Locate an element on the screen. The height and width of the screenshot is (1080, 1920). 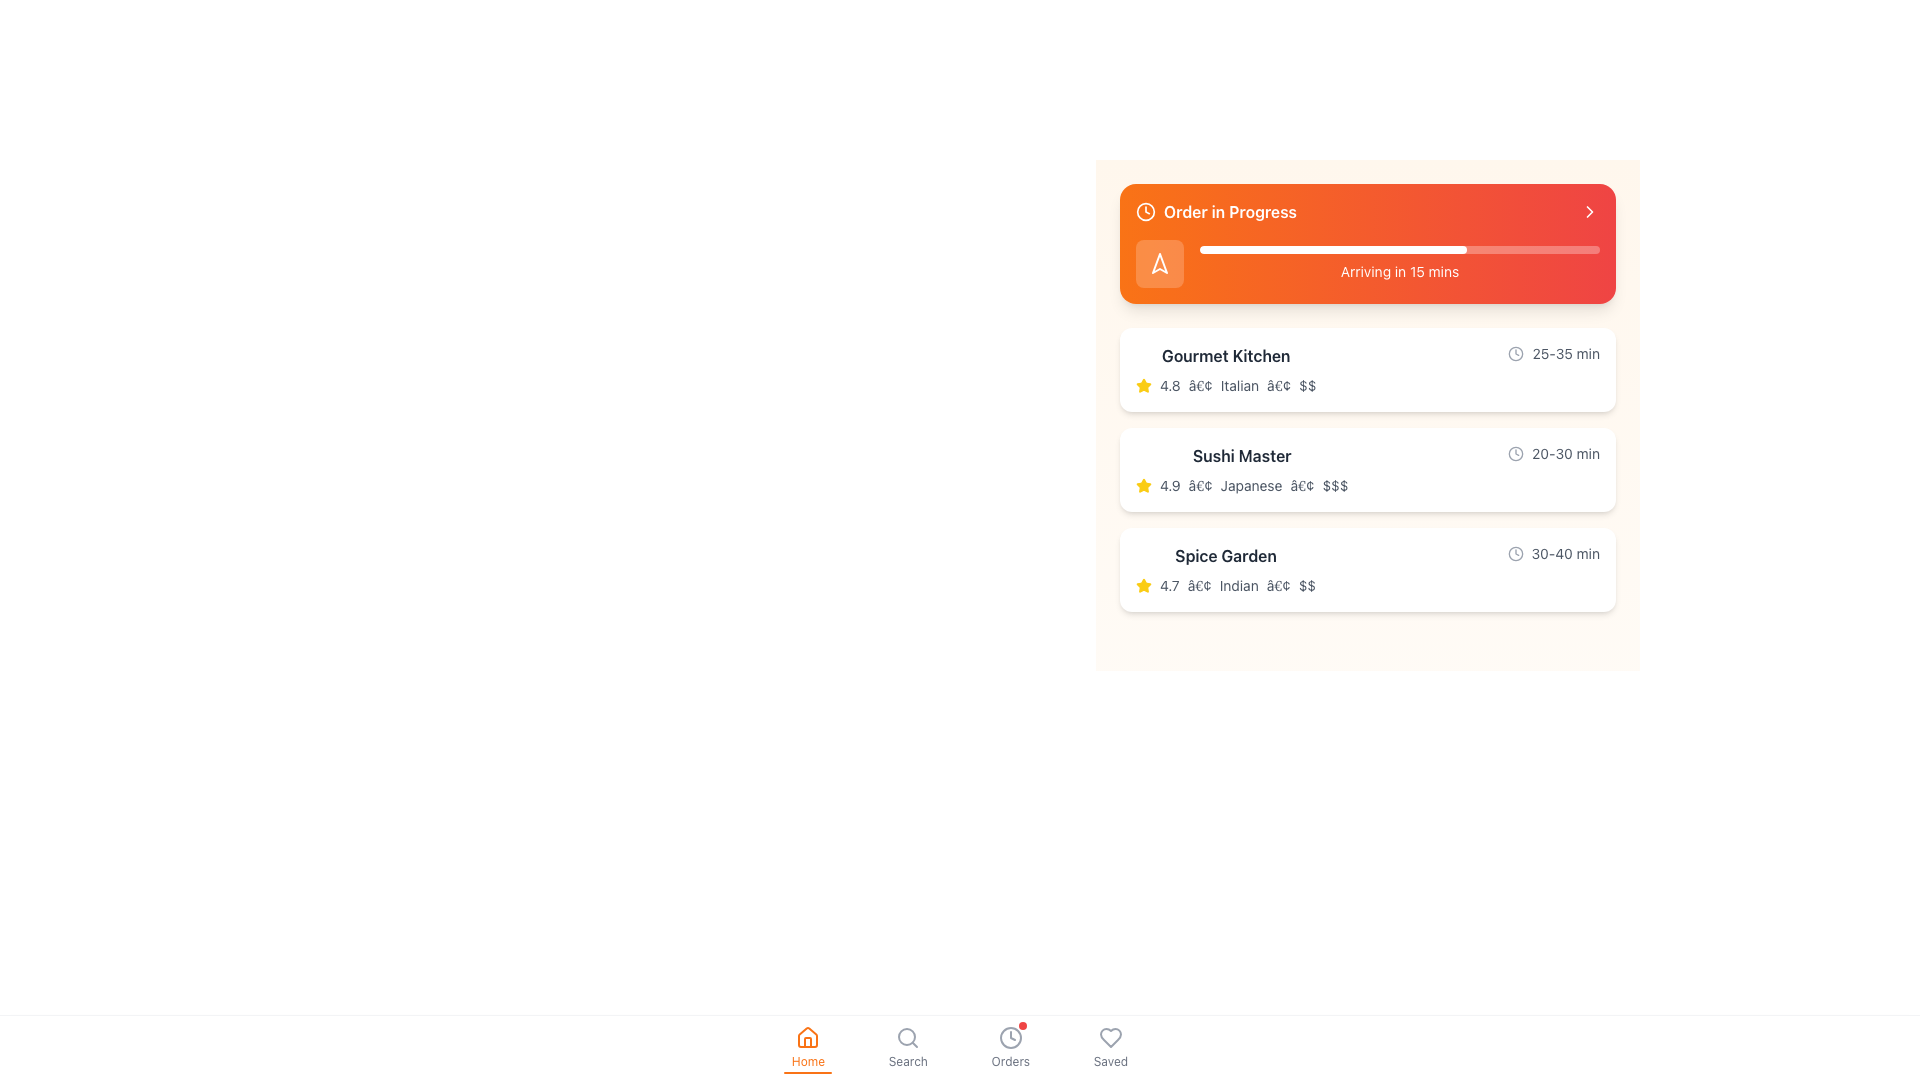
the text label 'Italian' styled in a small, gray font, located in the restaurant description for 'Gourmet Kitchen', positioned after the rating score (4.8) and a dot separator is located at coordinates (1238, 385).